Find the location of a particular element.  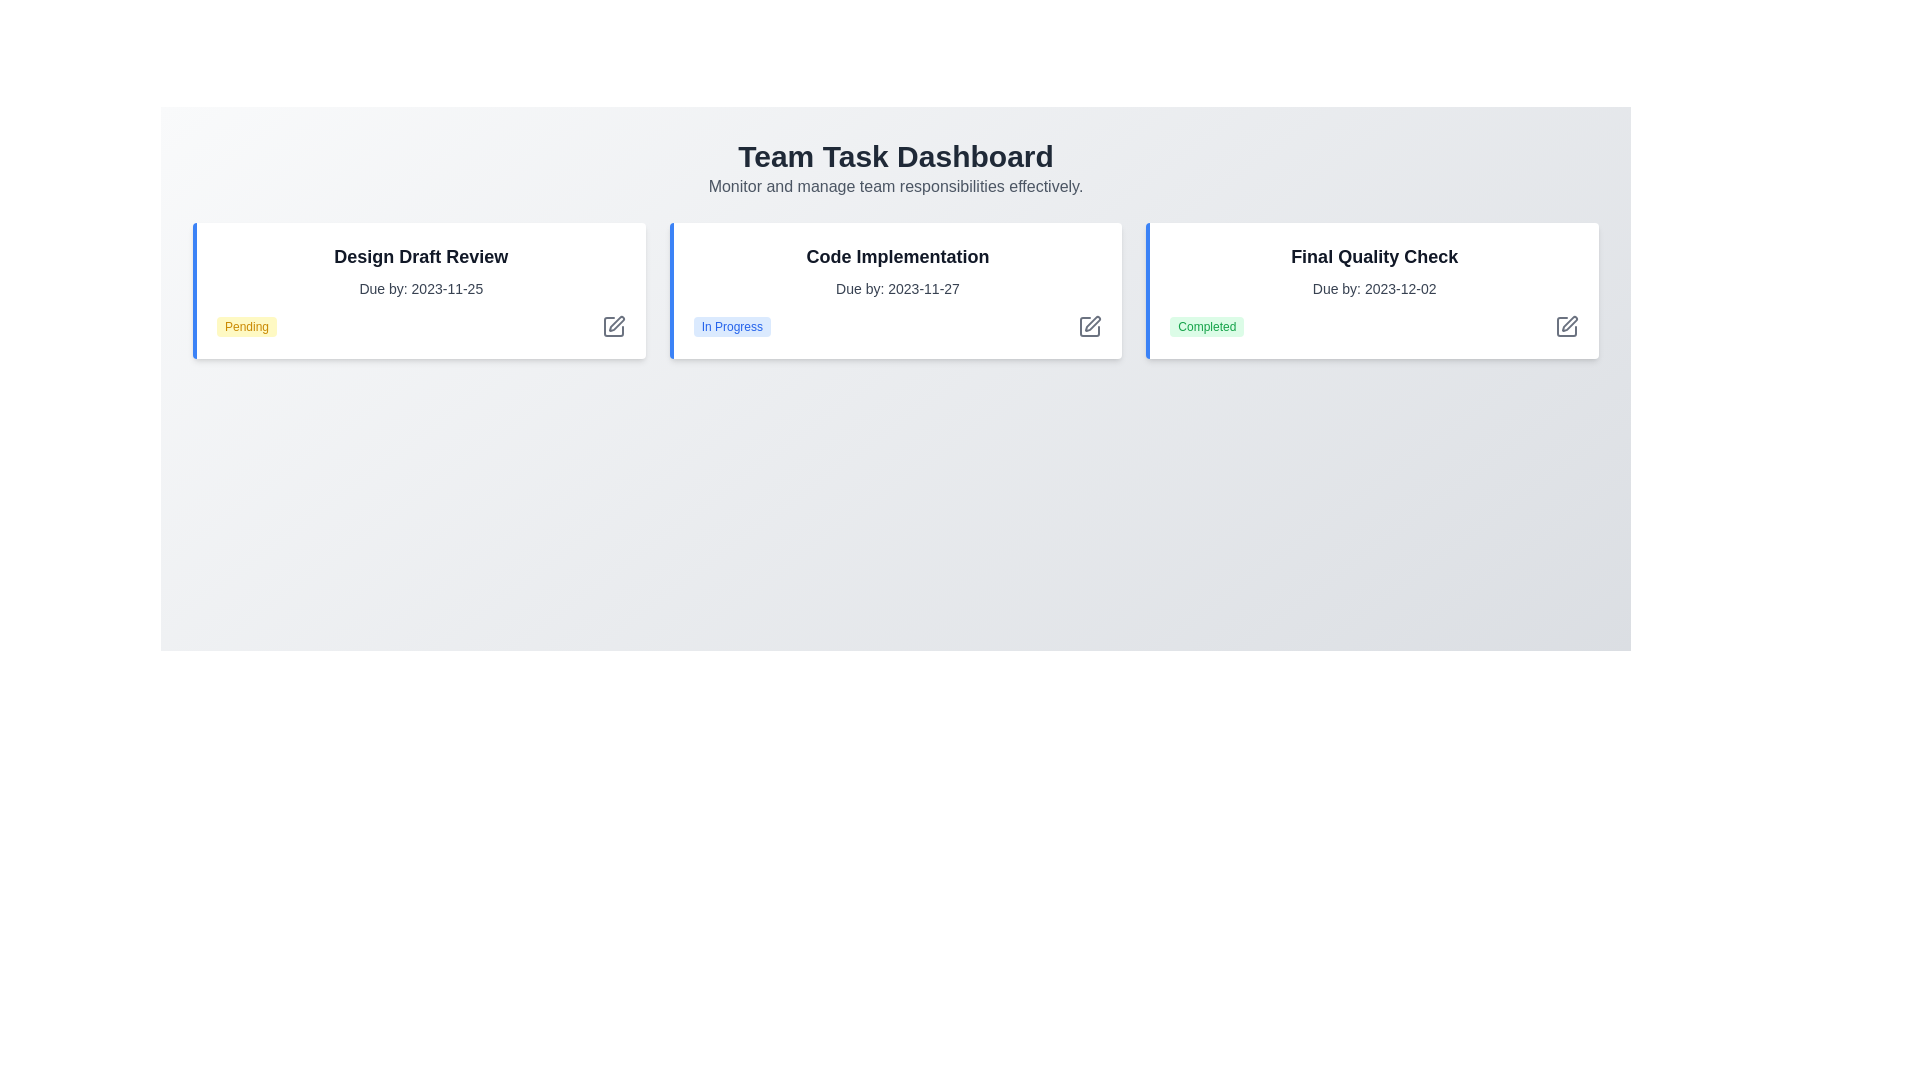

the edit icon located in the second card labeled 'Code Implementation' on the dashboard to initiate editing of the task details is located at coordinates (1092, 323).